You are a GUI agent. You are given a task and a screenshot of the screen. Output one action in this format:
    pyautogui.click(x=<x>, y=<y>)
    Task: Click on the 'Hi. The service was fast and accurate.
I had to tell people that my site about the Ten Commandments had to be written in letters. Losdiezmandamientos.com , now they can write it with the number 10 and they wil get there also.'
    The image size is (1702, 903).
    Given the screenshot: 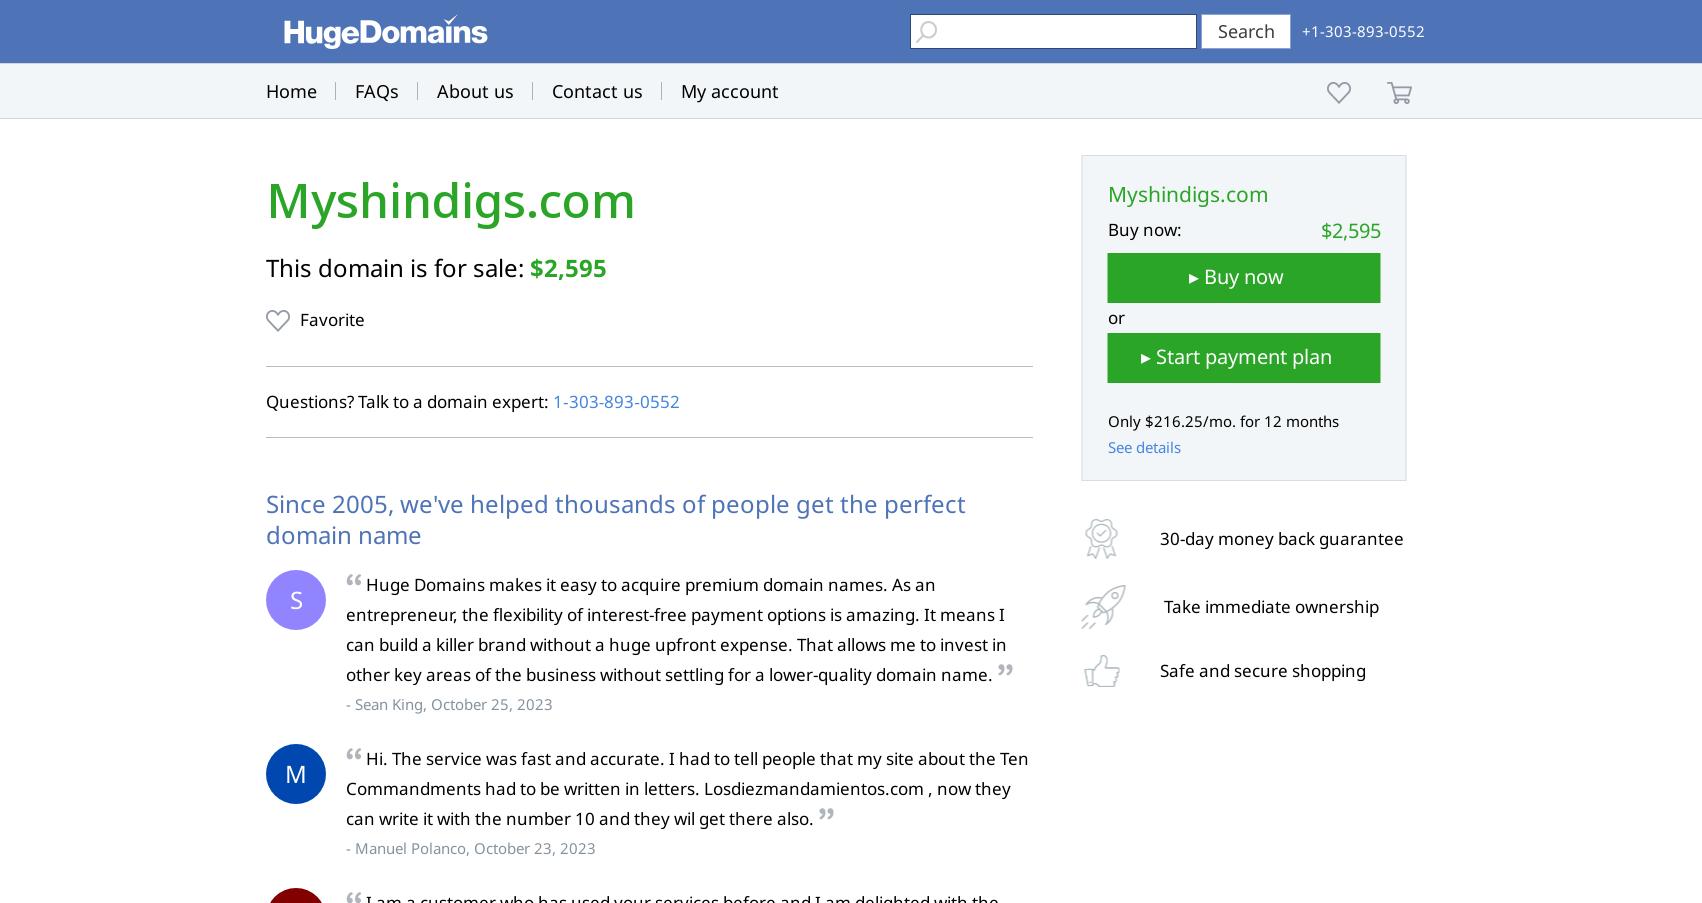 What is the action you would take?
    pyautogui.click(x=346, y=786)
    